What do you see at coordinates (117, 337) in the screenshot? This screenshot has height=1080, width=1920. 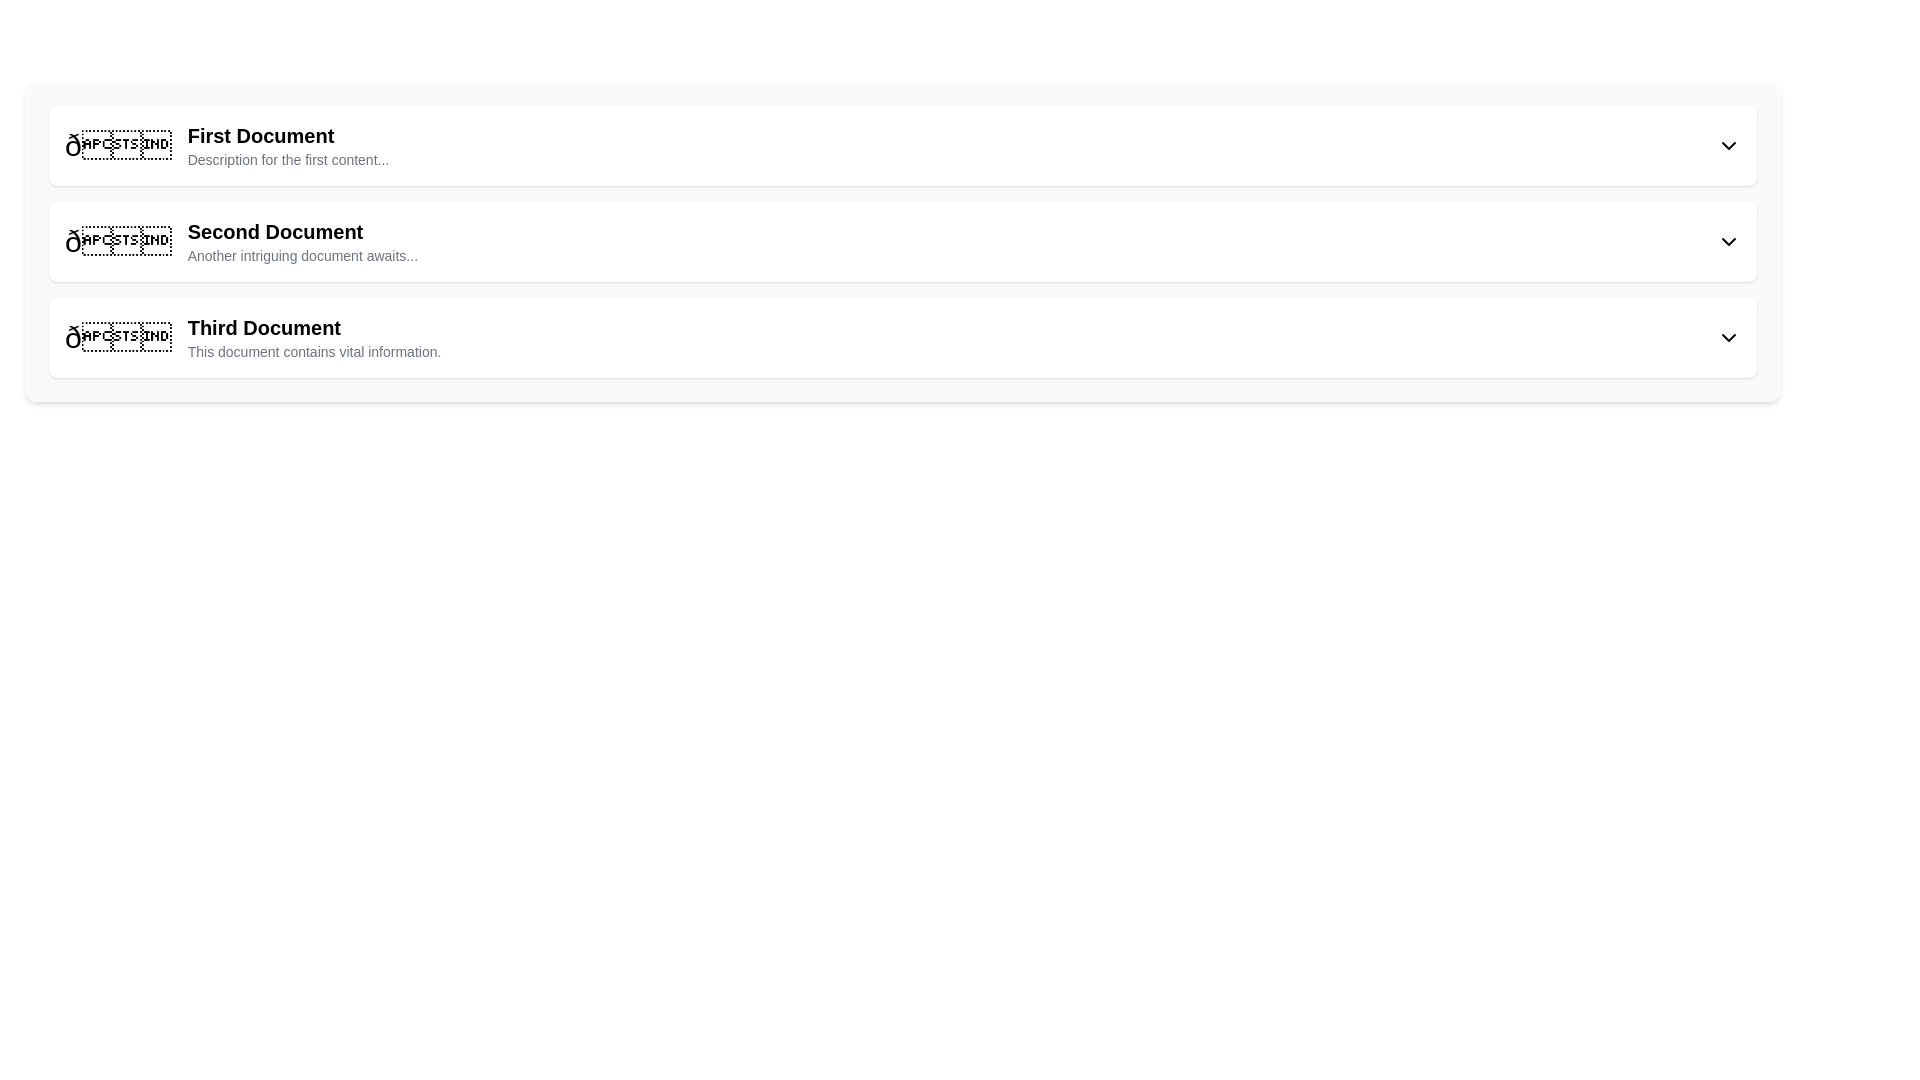 I see `the large text icon 'ð📄' with a three-dimensional design located at the leftmost side of the row labeled 'Third Document'` at bounding box center [117, 337].